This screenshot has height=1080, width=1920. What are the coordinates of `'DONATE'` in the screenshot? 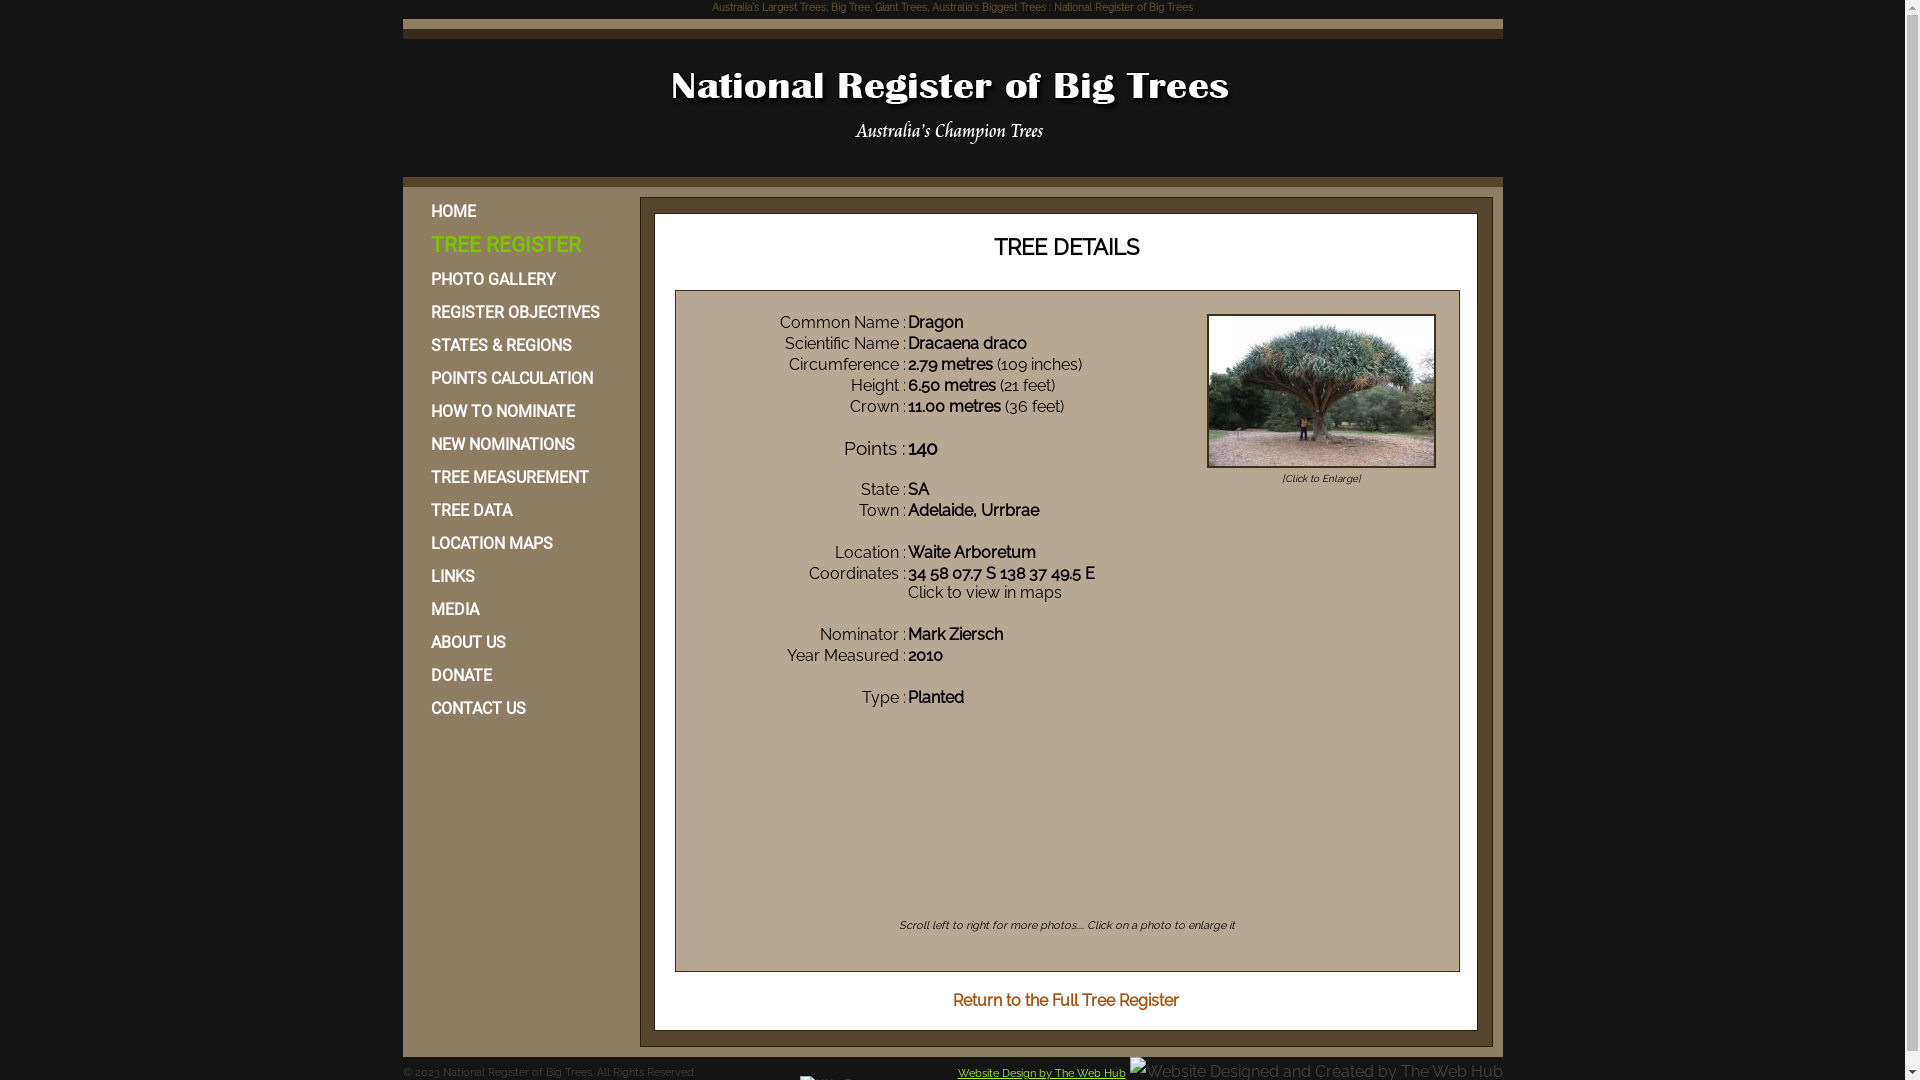 It's located at (518, 675).